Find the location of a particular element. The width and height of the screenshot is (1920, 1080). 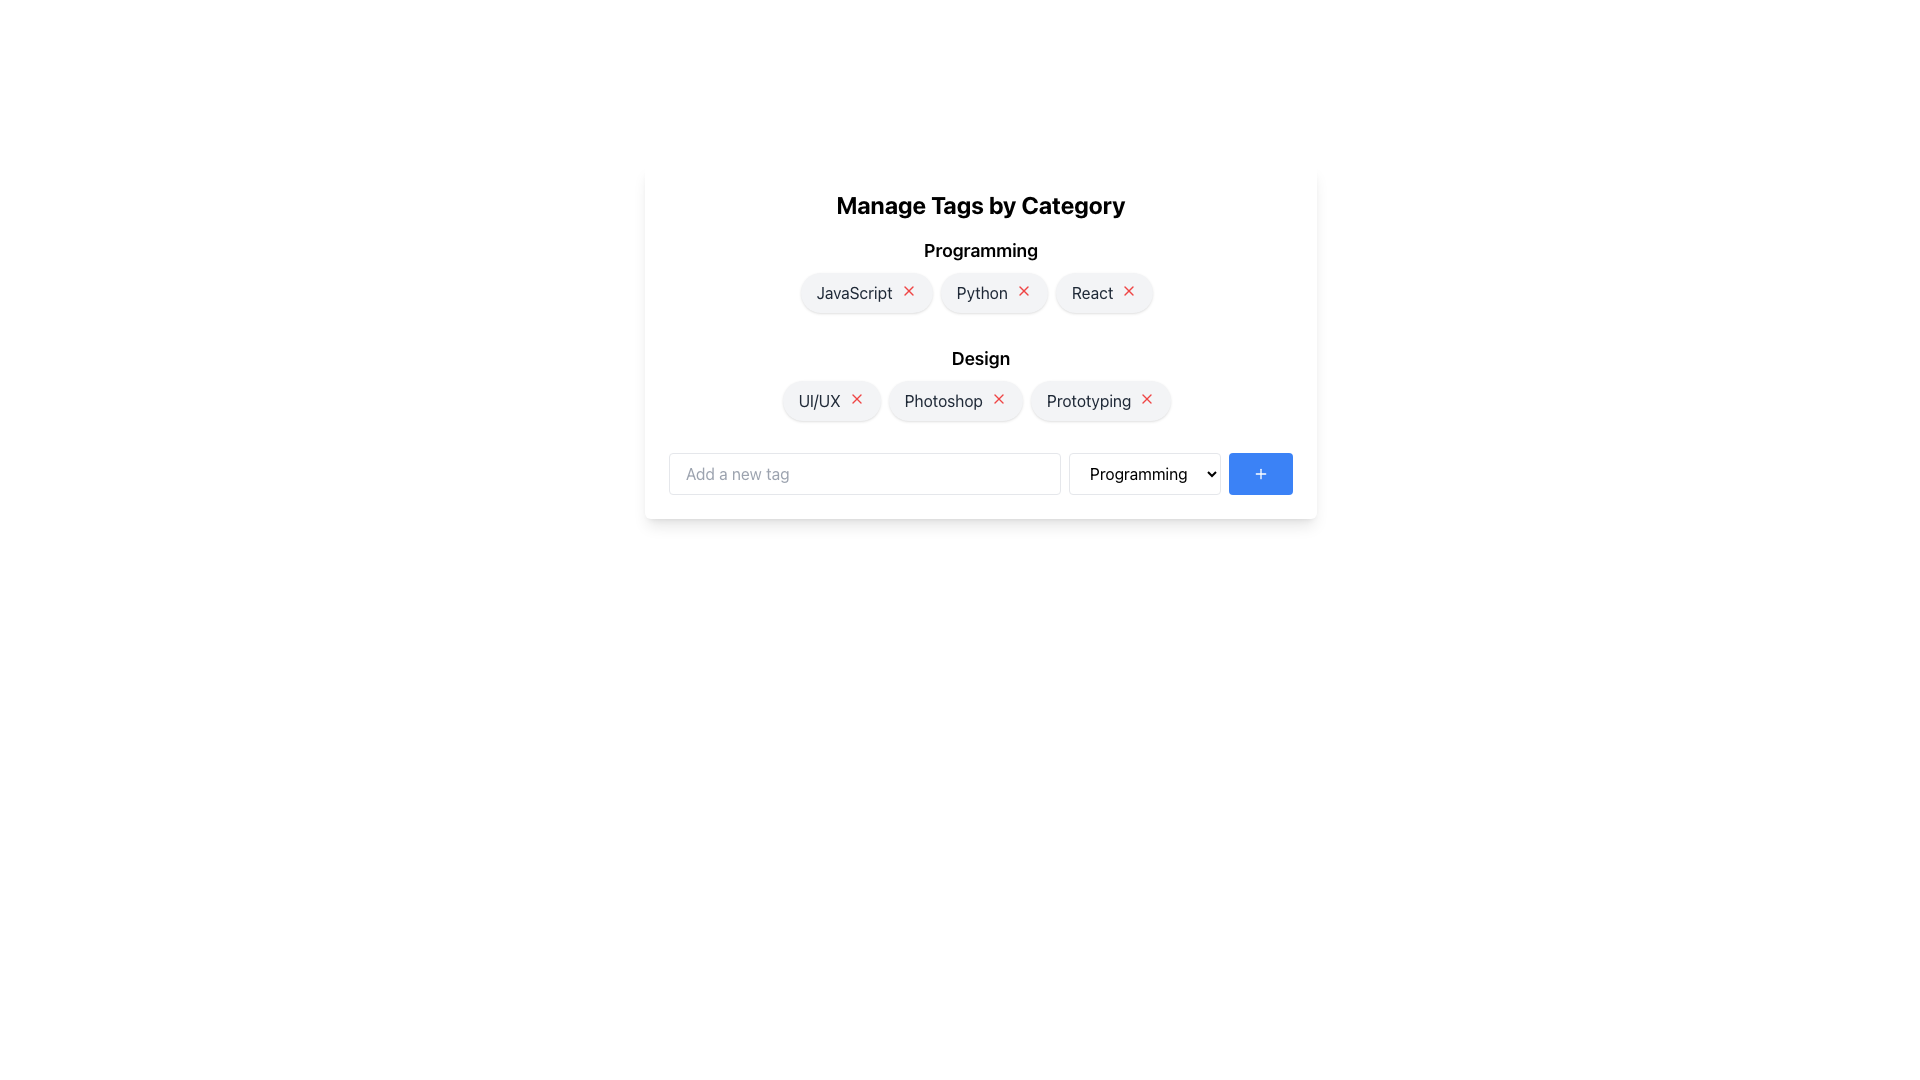

the 'Photoshop' removable tag with a delete button is located at coordinates (980, 405).